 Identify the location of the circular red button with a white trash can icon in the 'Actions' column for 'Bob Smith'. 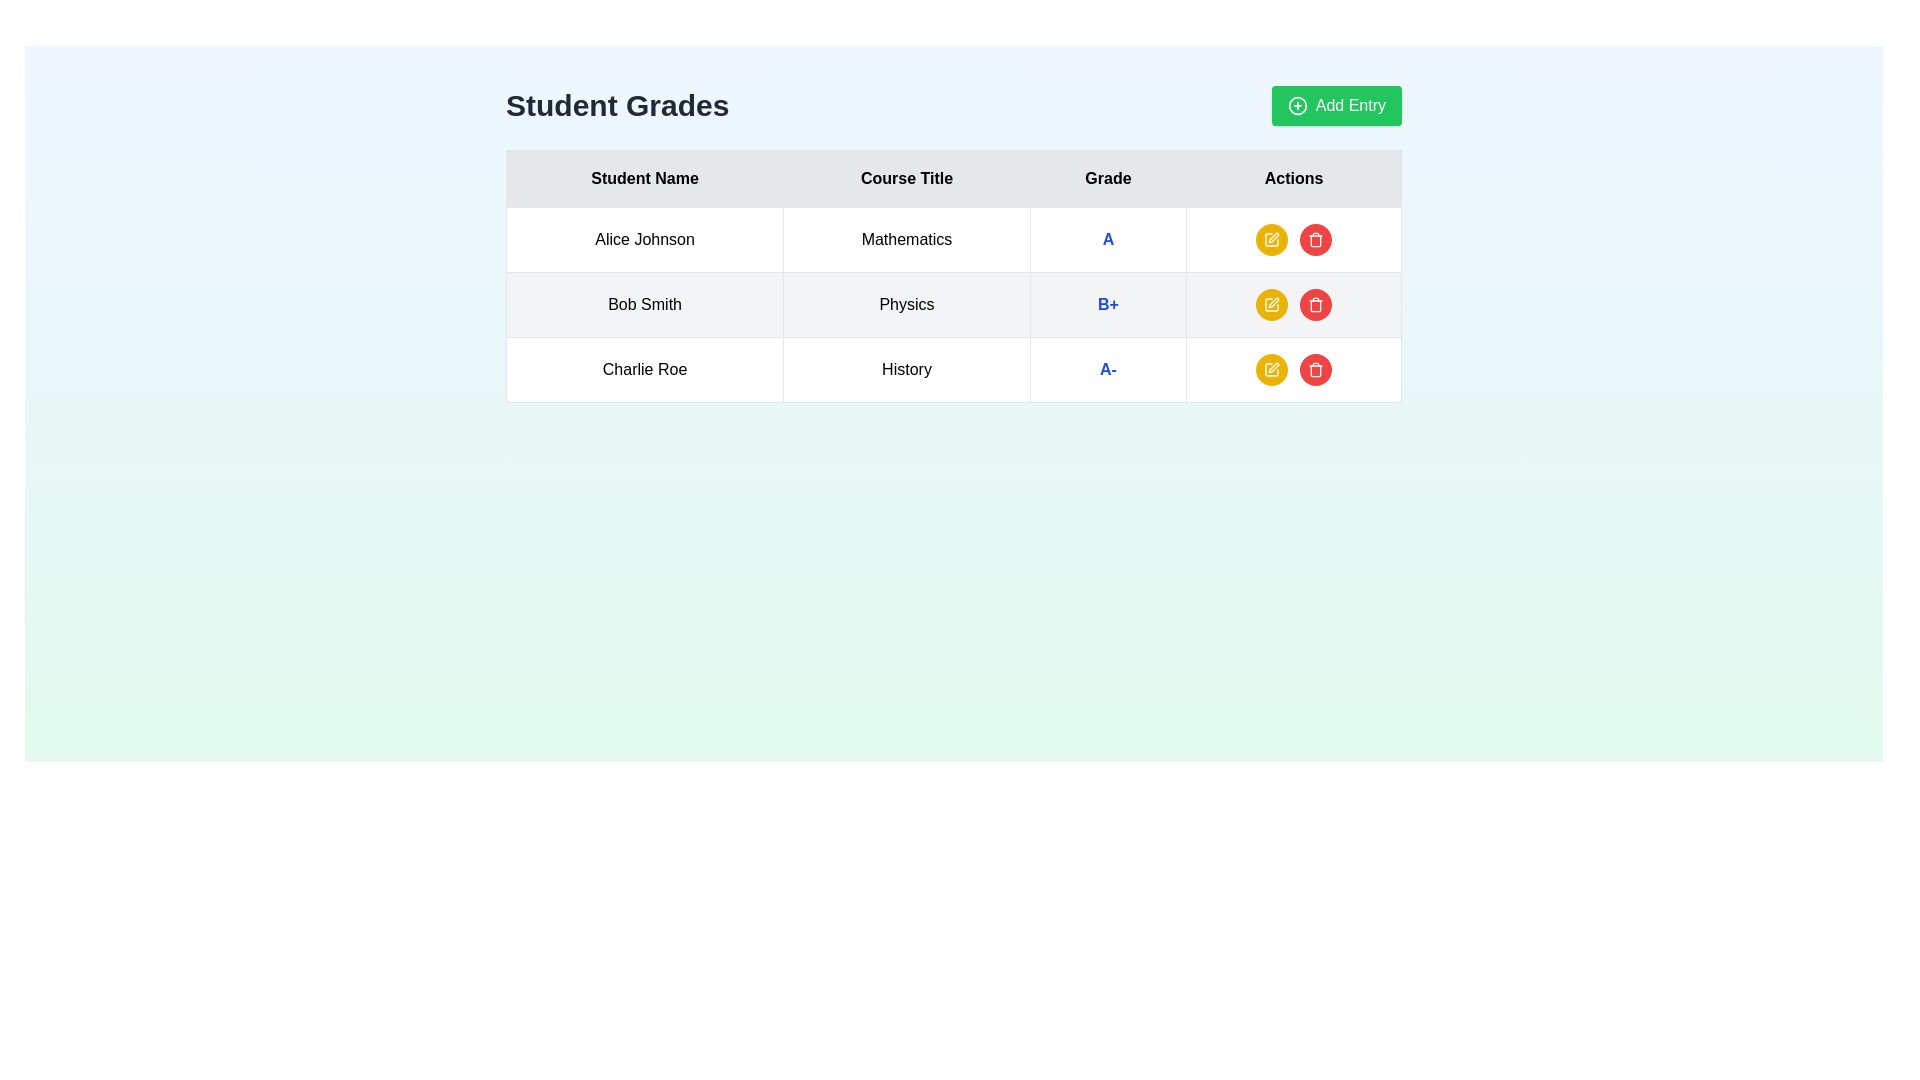
(1315, 304).